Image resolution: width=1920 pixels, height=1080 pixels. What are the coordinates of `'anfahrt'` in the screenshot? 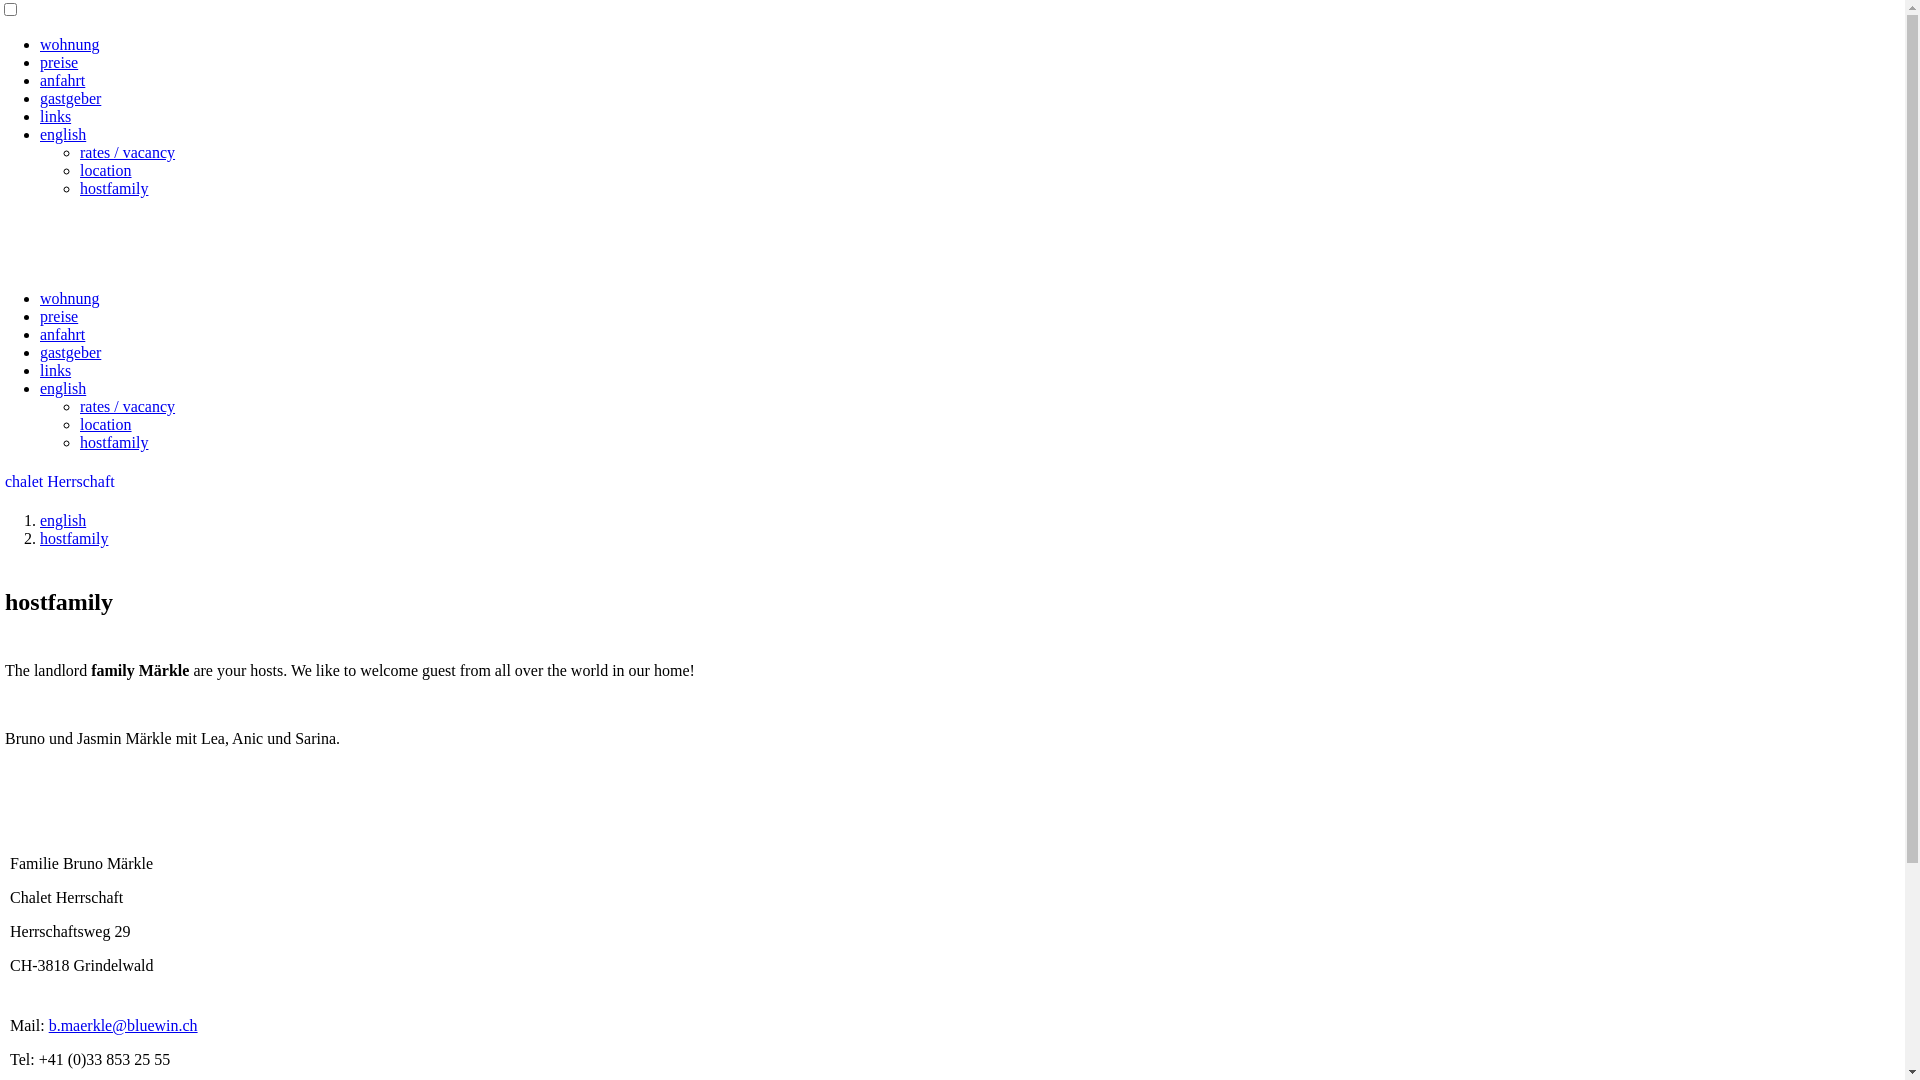 It's located at (39, 333).